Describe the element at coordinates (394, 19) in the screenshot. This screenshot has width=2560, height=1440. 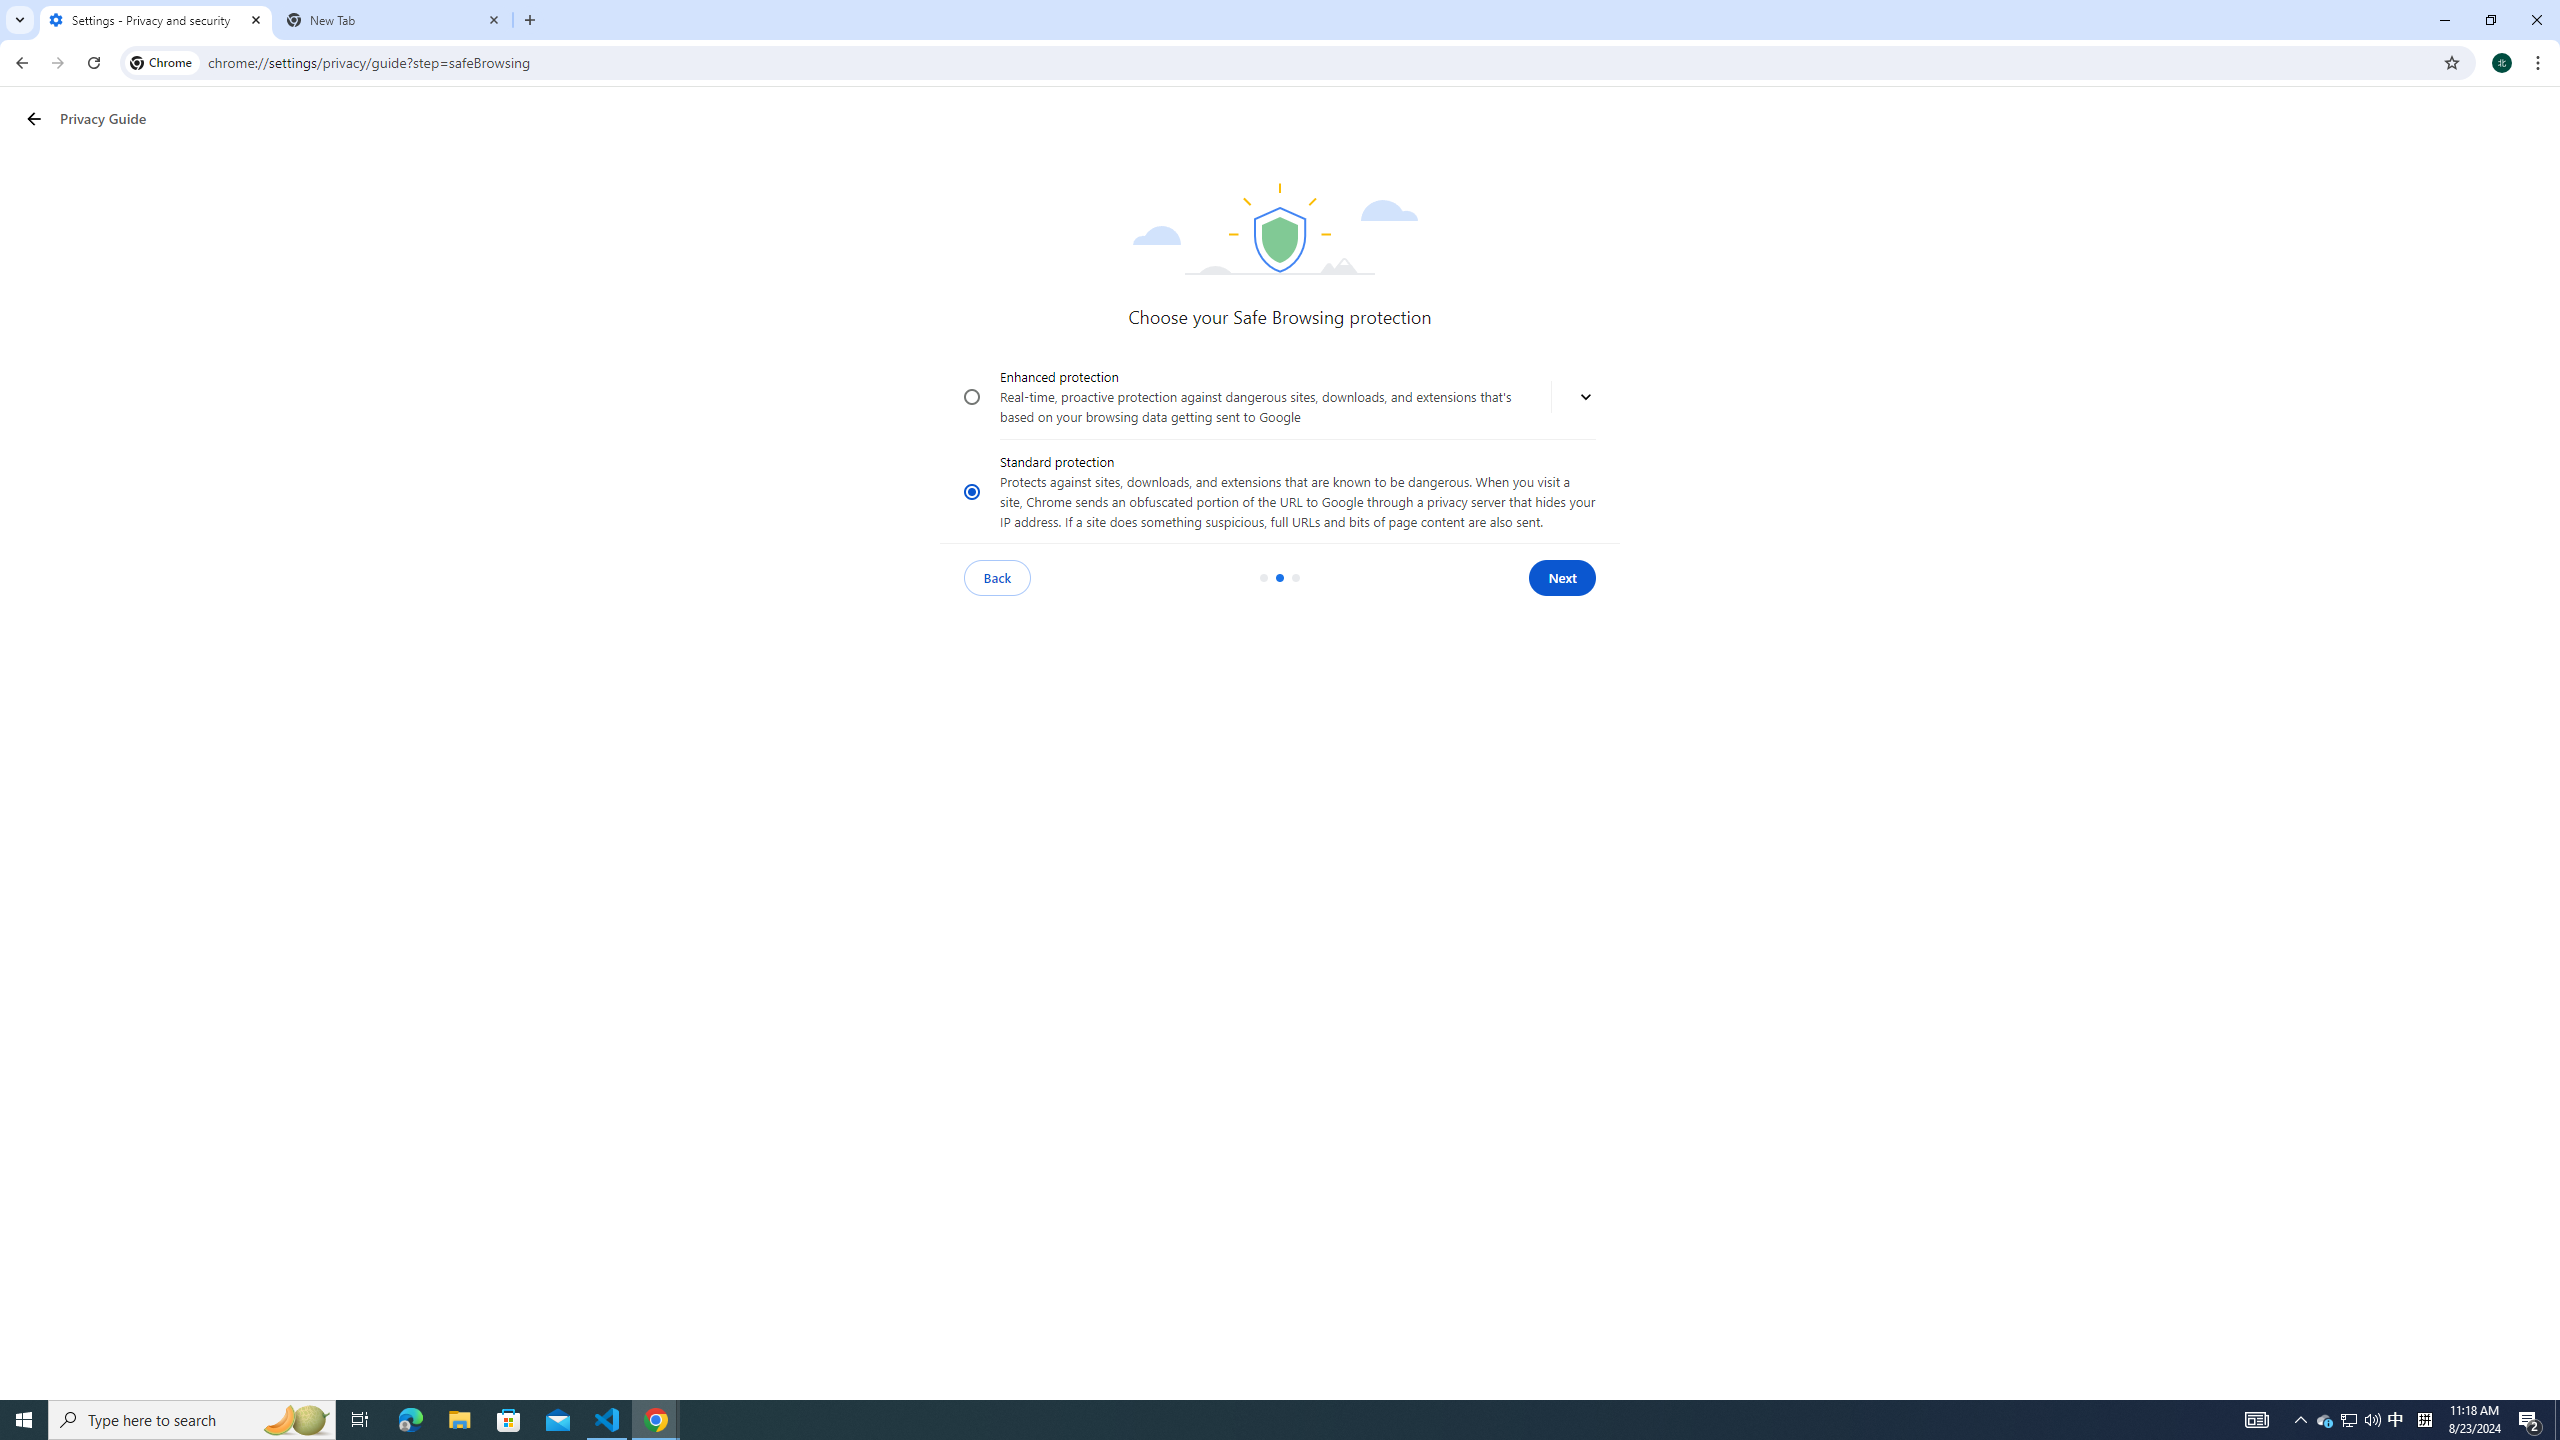
I see `'New Tab'` at that location.